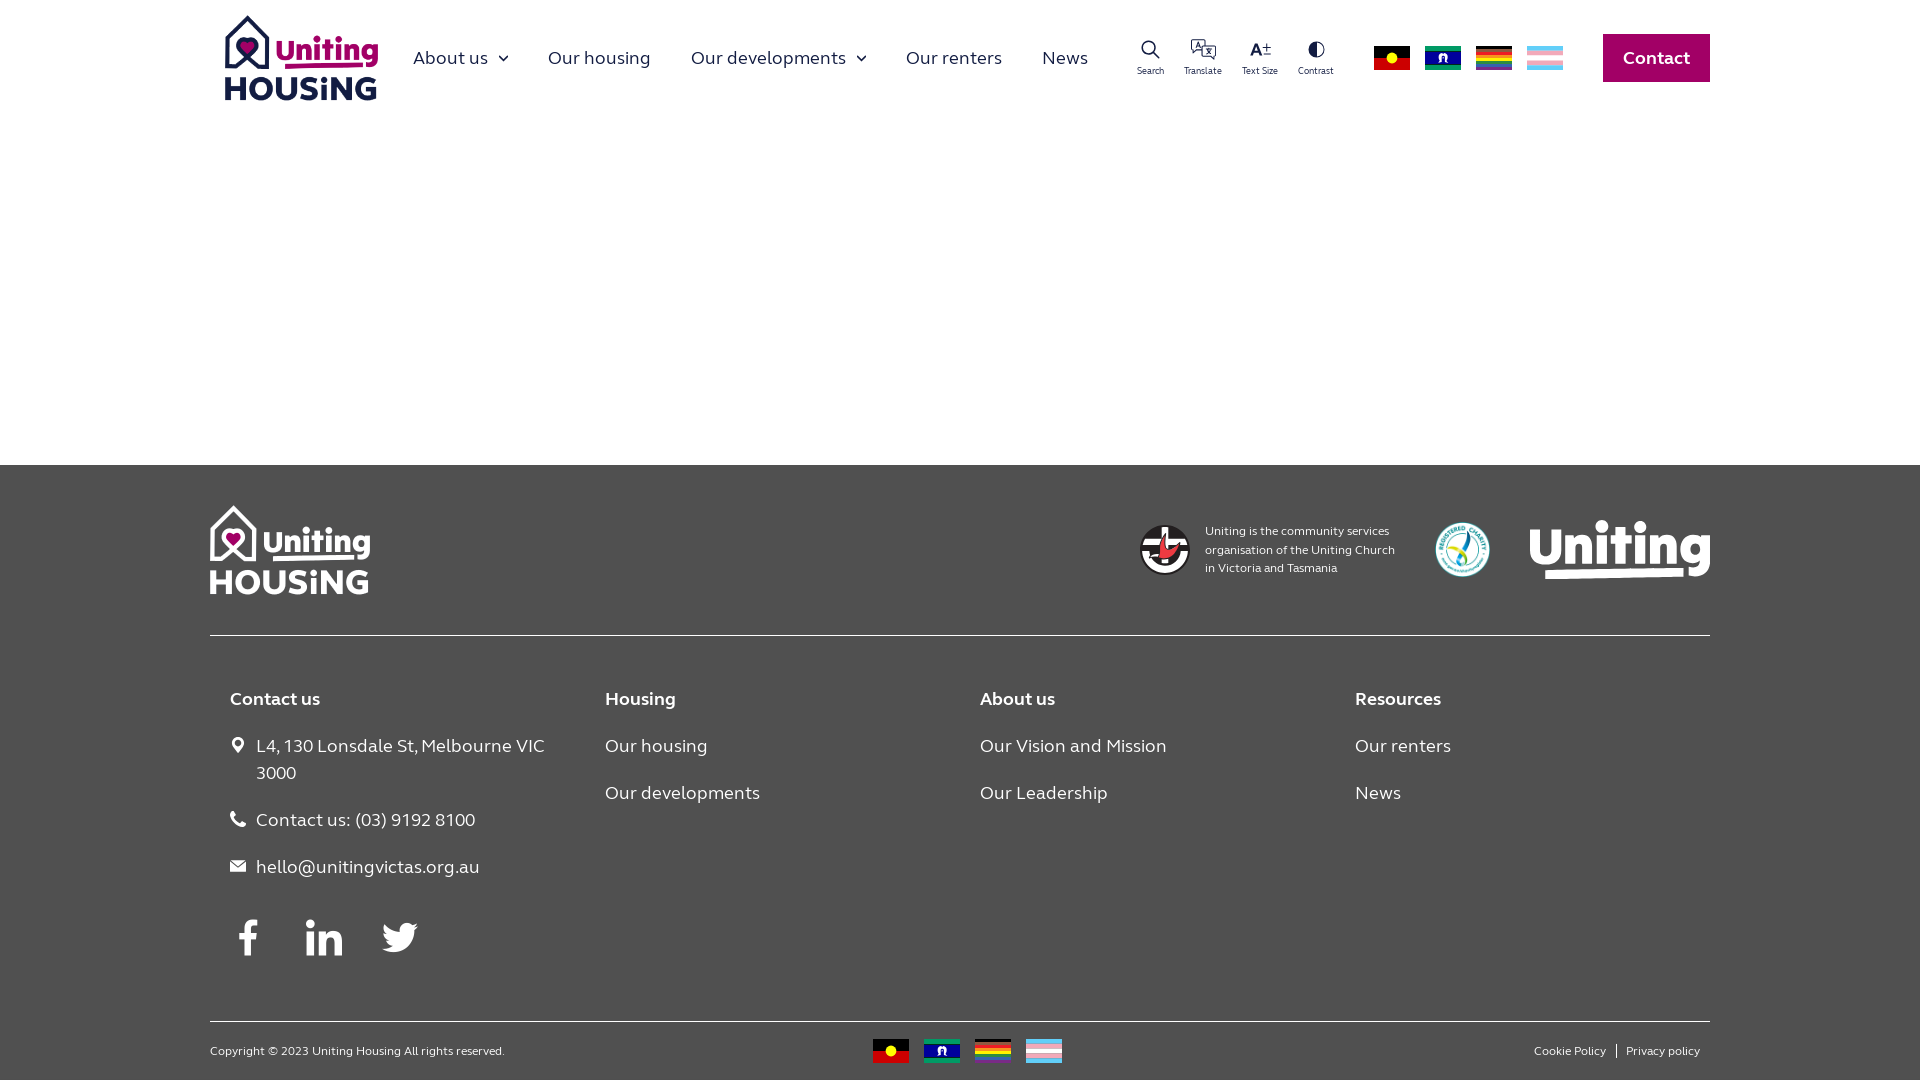 The width and height of the screenshot is (1920, 1080). Describe the element at coordinates (397, 759) in the screenshot. I see `'L4, 130 Lonsdale St, Melbourne VIC 3000'` at that location.